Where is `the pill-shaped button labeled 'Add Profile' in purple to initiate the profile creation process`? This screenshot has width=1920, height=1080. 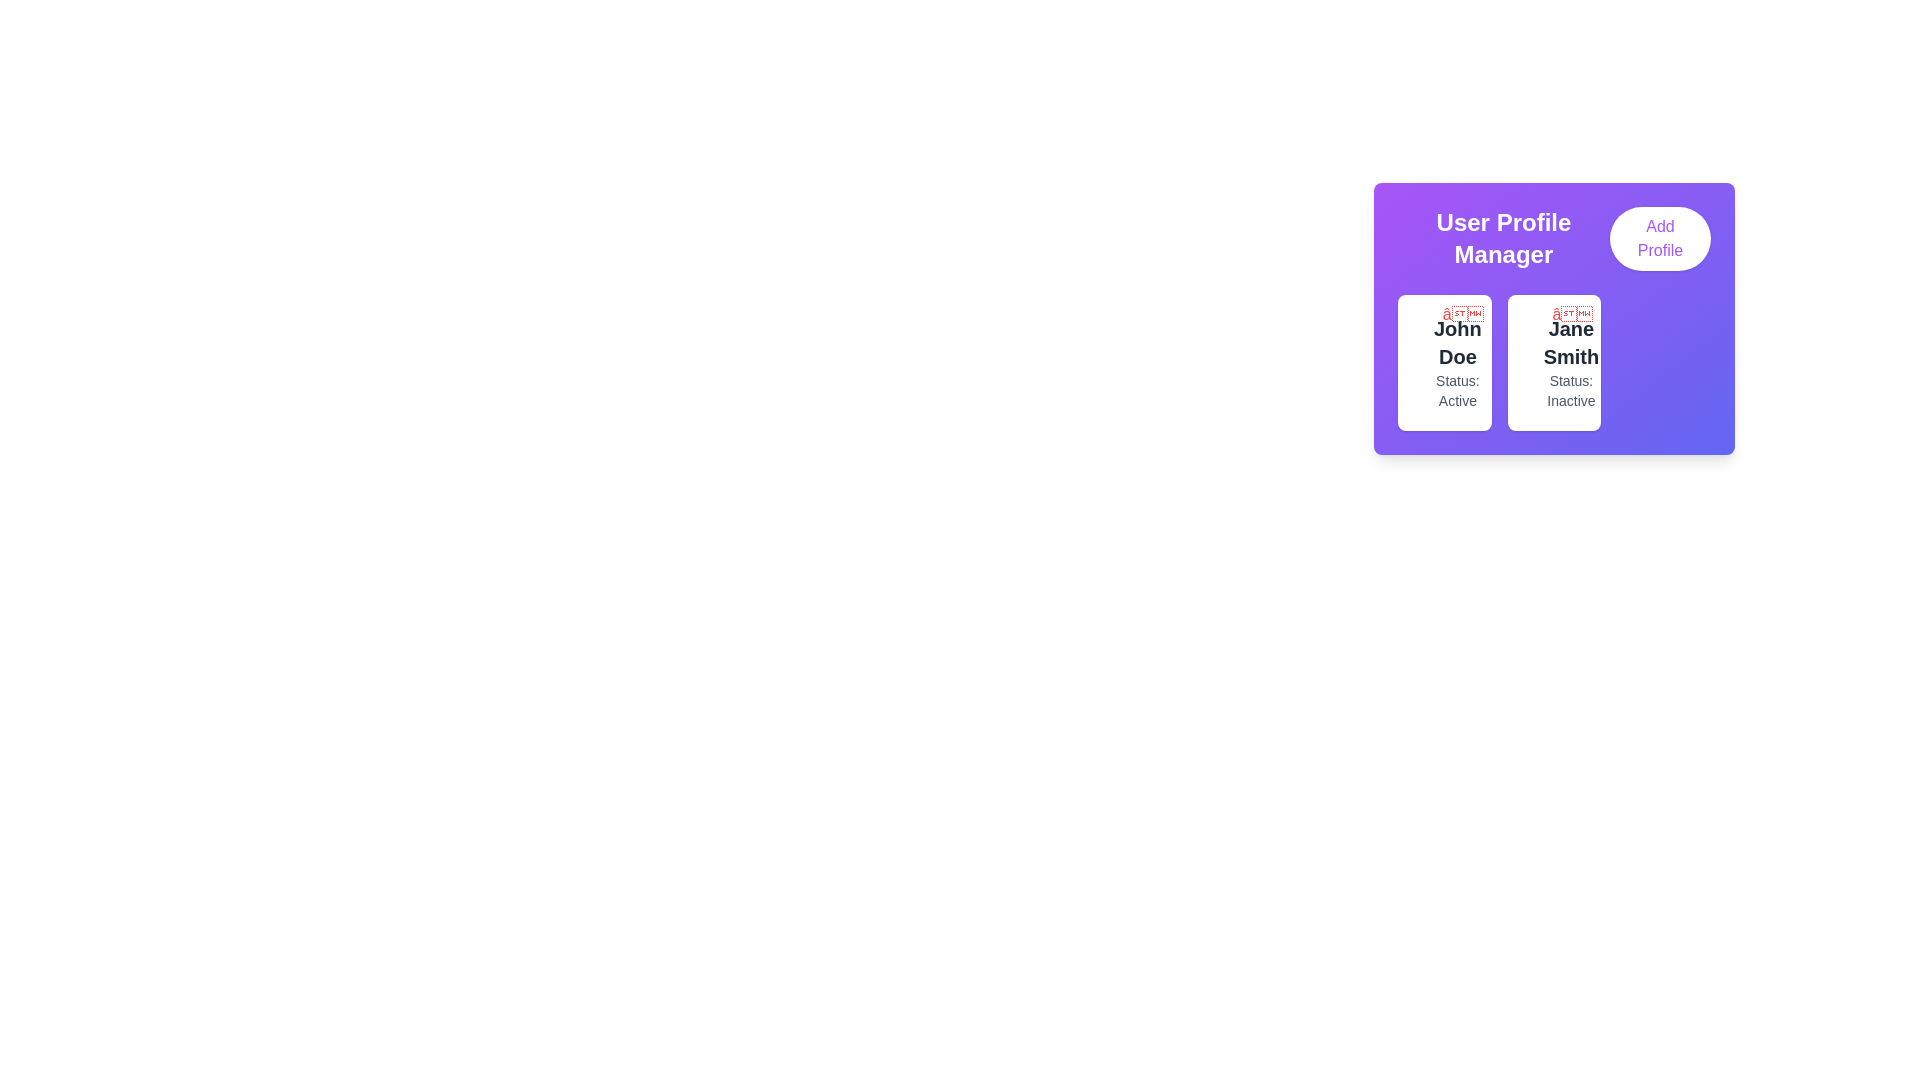 the pill-shaped button labeled 'Add Profile' in purple to initiate the profile creation process is located at coordinates (1660, 238).